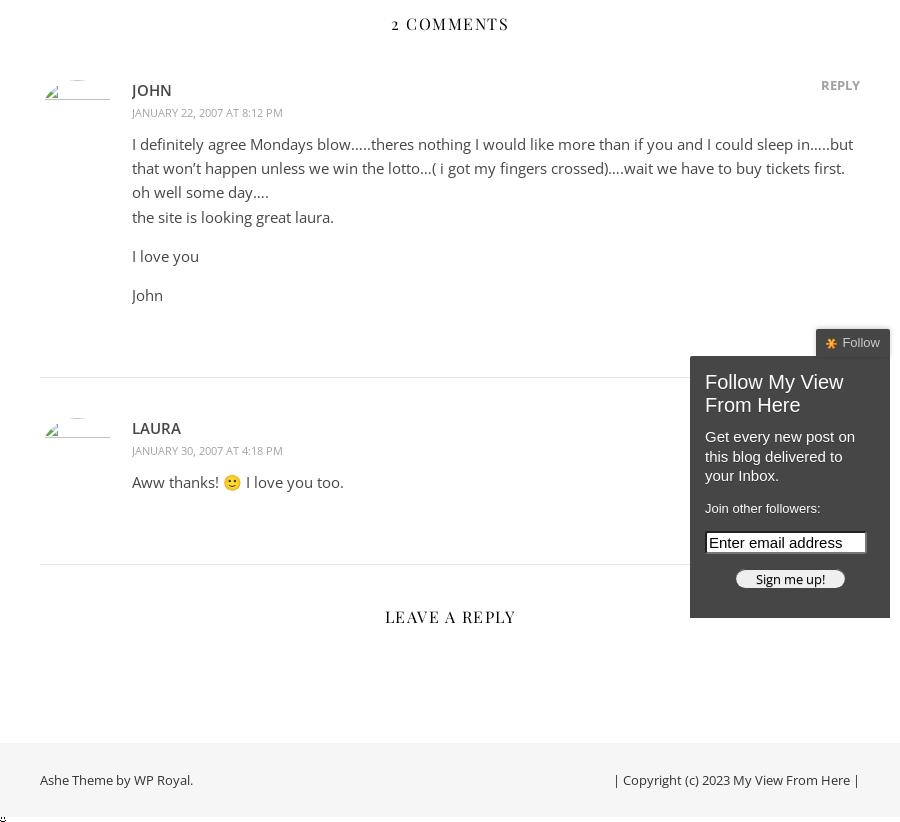 The height and width of the screenshot is (822, 900). What do you see at coordinates (156, 427) in the screenshot?
I see `'Laura'` at bounding box center [156, 427].